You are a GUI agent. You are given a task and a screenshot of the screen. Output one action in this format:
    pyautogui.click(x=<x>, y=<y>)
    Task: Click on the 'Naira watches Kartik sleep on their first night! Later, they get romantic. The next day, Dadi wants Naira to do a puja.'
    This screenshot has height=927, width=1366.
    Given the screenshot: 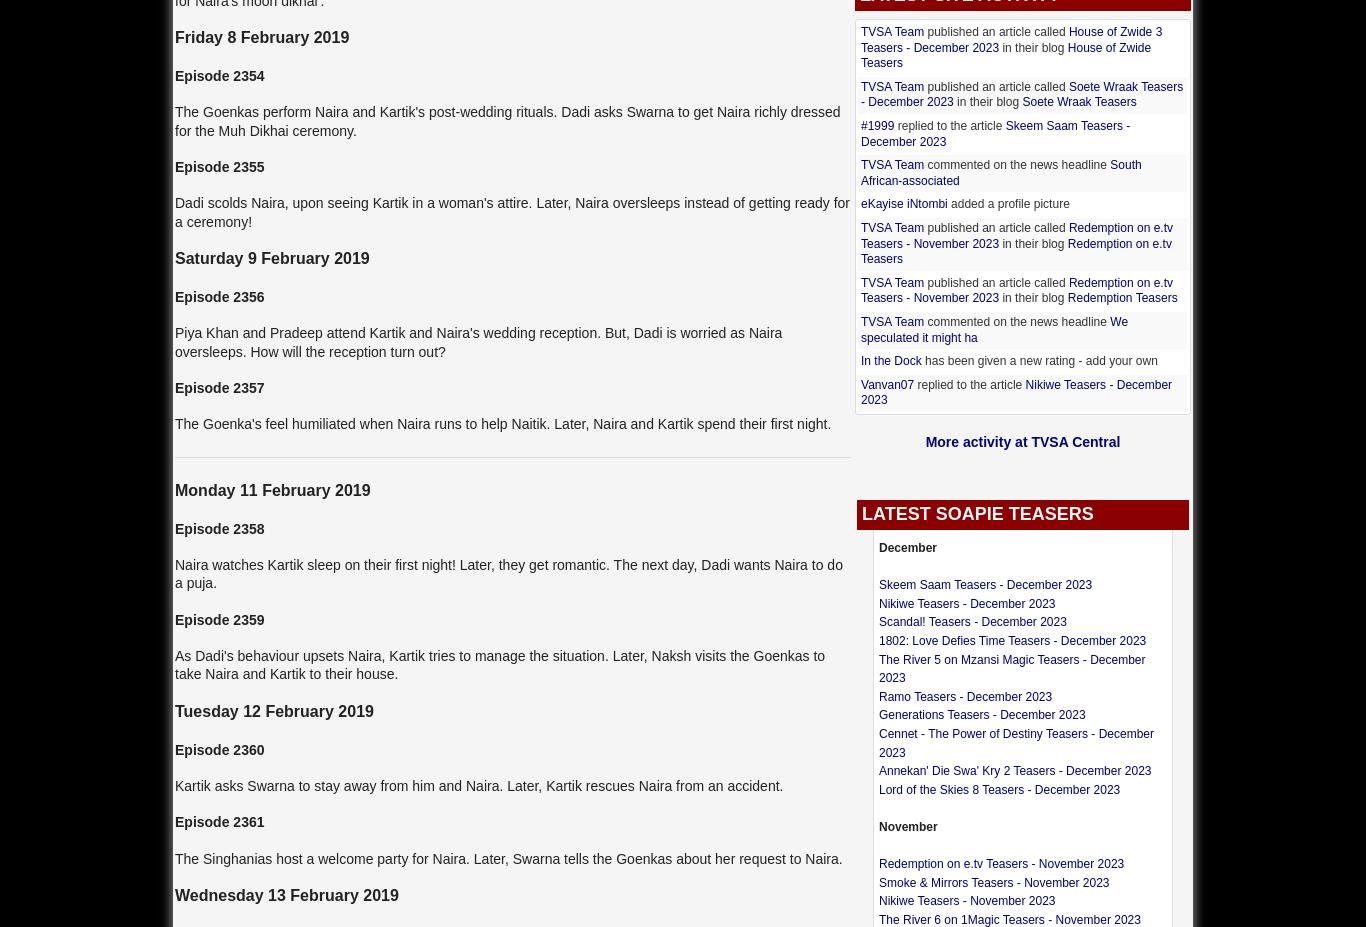 What is the action you would take?
    pyautogui.click(x=508, y=573)
    